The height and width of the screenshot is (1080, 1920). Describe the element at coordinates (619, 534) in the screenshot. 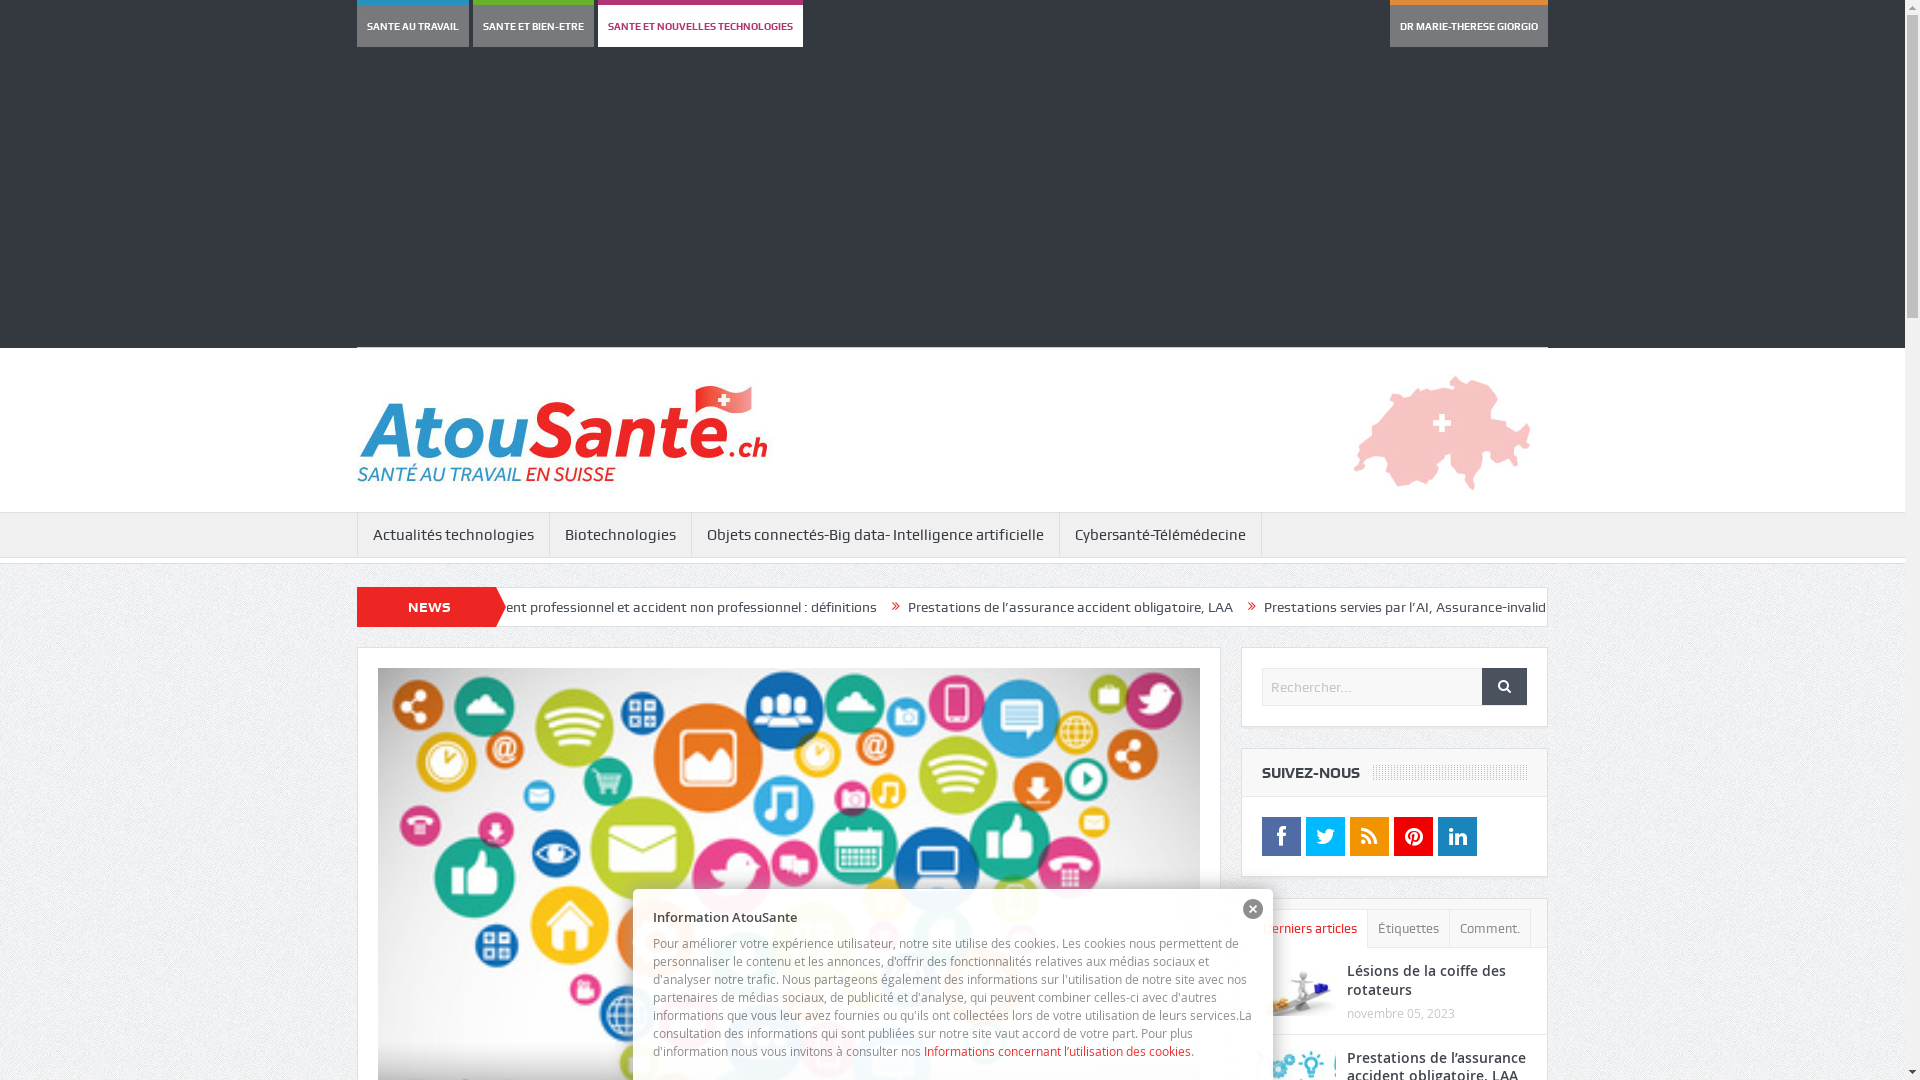

I see `'Biotechnologies'` at that location.